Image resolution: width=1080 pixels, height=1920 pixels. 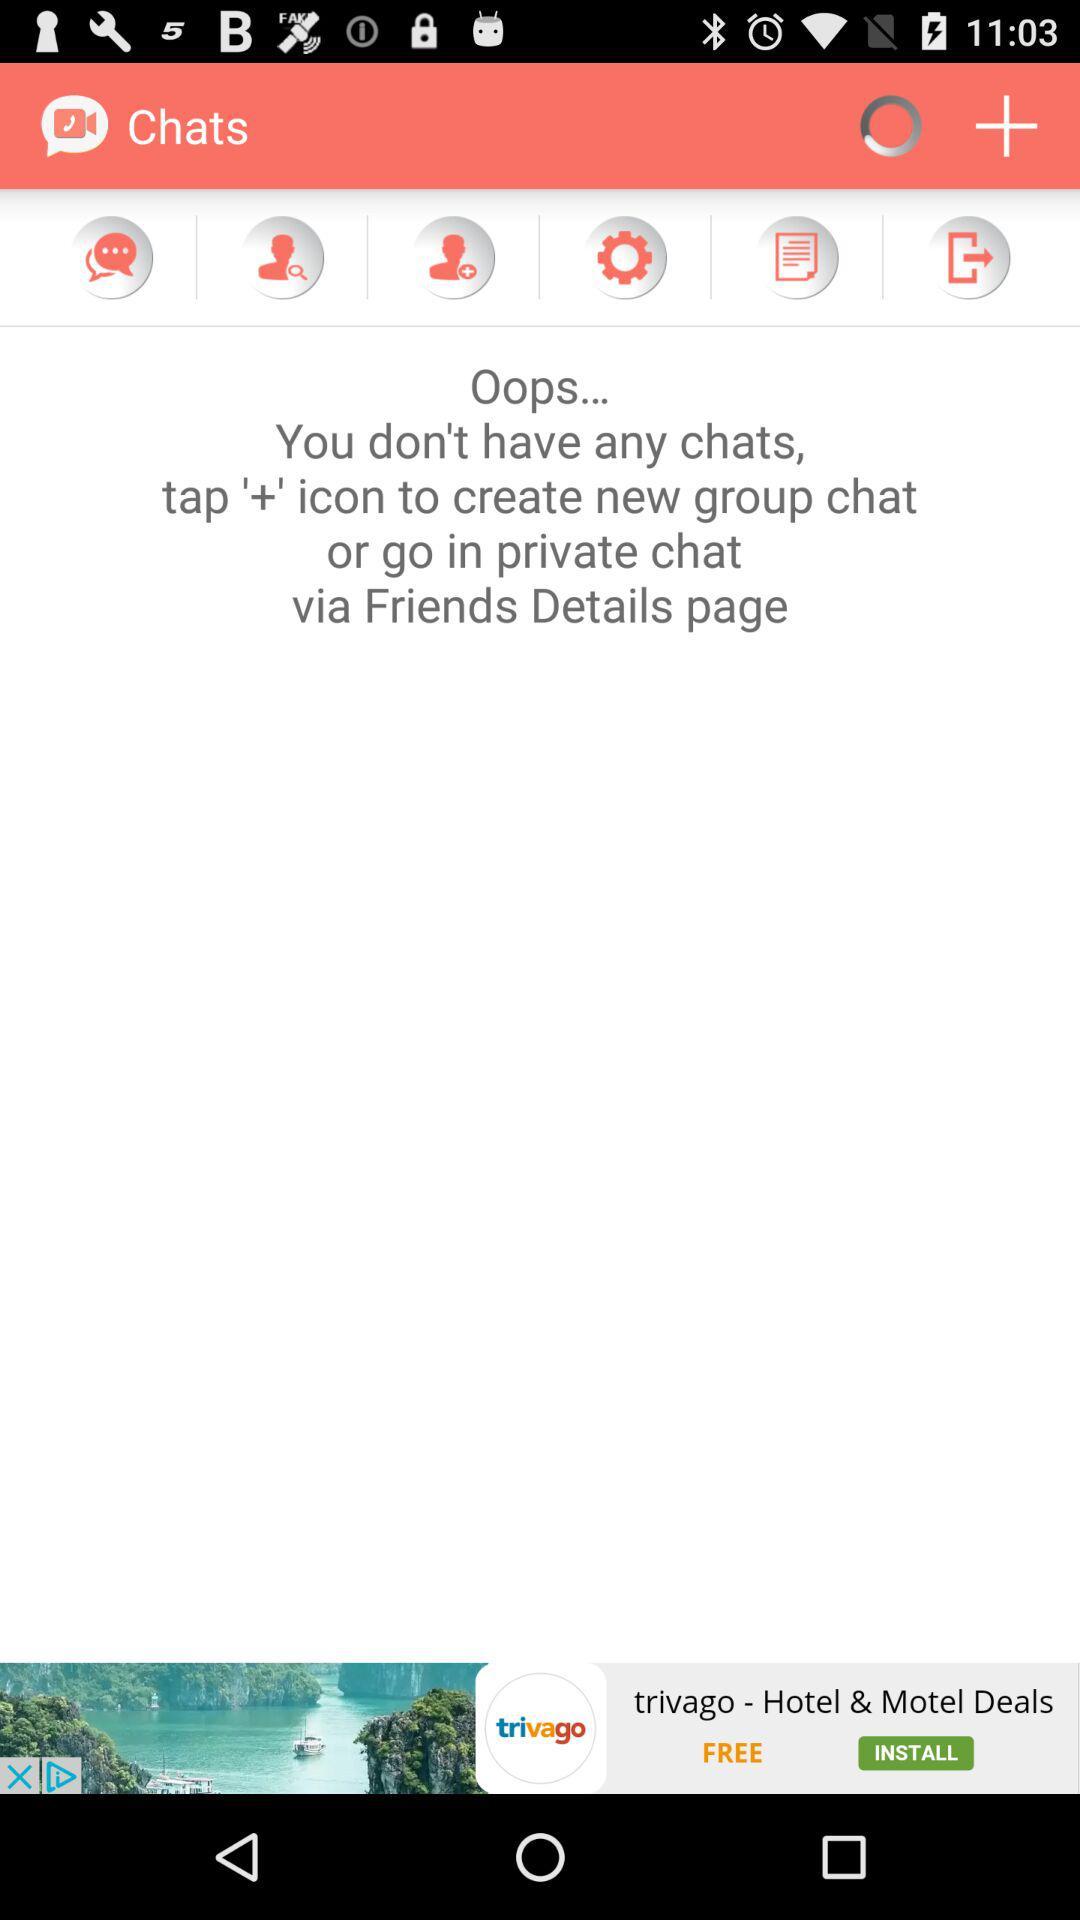 I want to click on next, so click(x=967, y=256).